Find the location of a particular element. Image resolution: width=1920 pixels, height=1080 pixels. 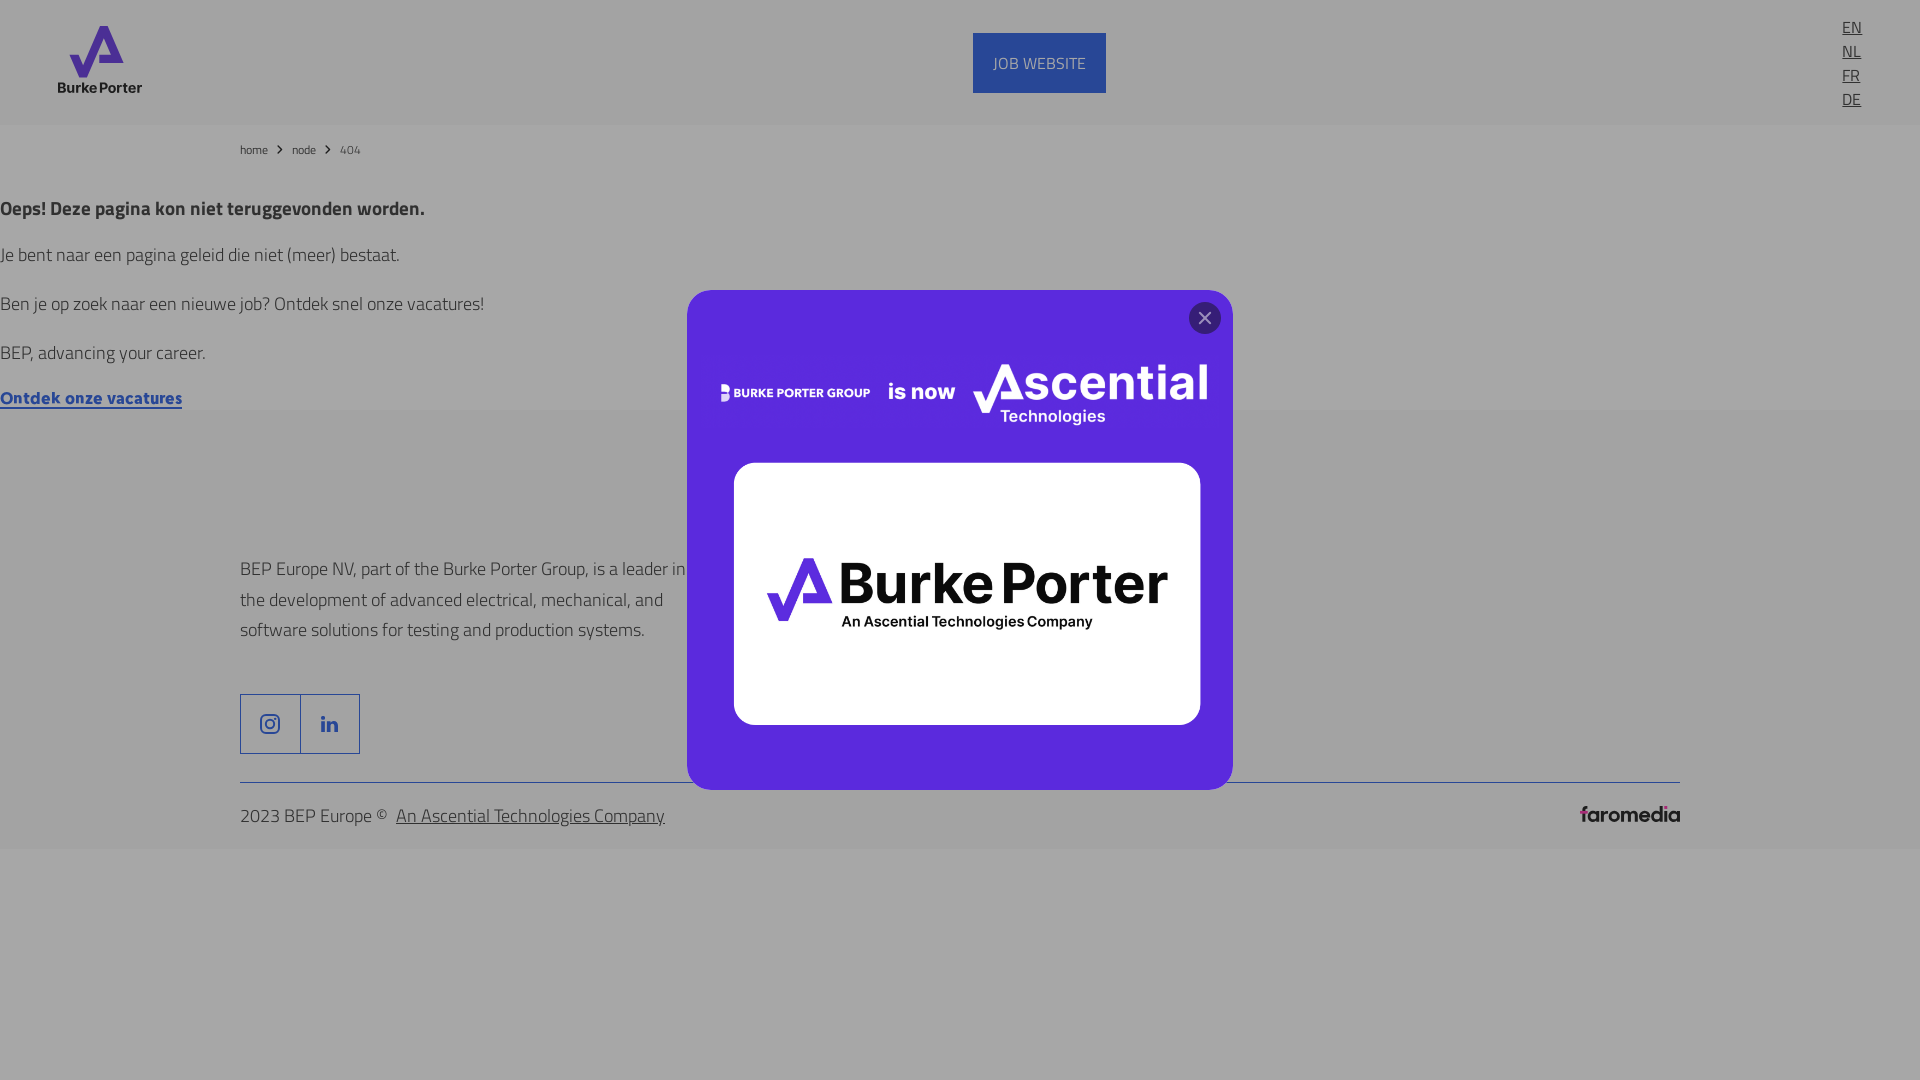

'FR' is located at coordinates (1850, 72).